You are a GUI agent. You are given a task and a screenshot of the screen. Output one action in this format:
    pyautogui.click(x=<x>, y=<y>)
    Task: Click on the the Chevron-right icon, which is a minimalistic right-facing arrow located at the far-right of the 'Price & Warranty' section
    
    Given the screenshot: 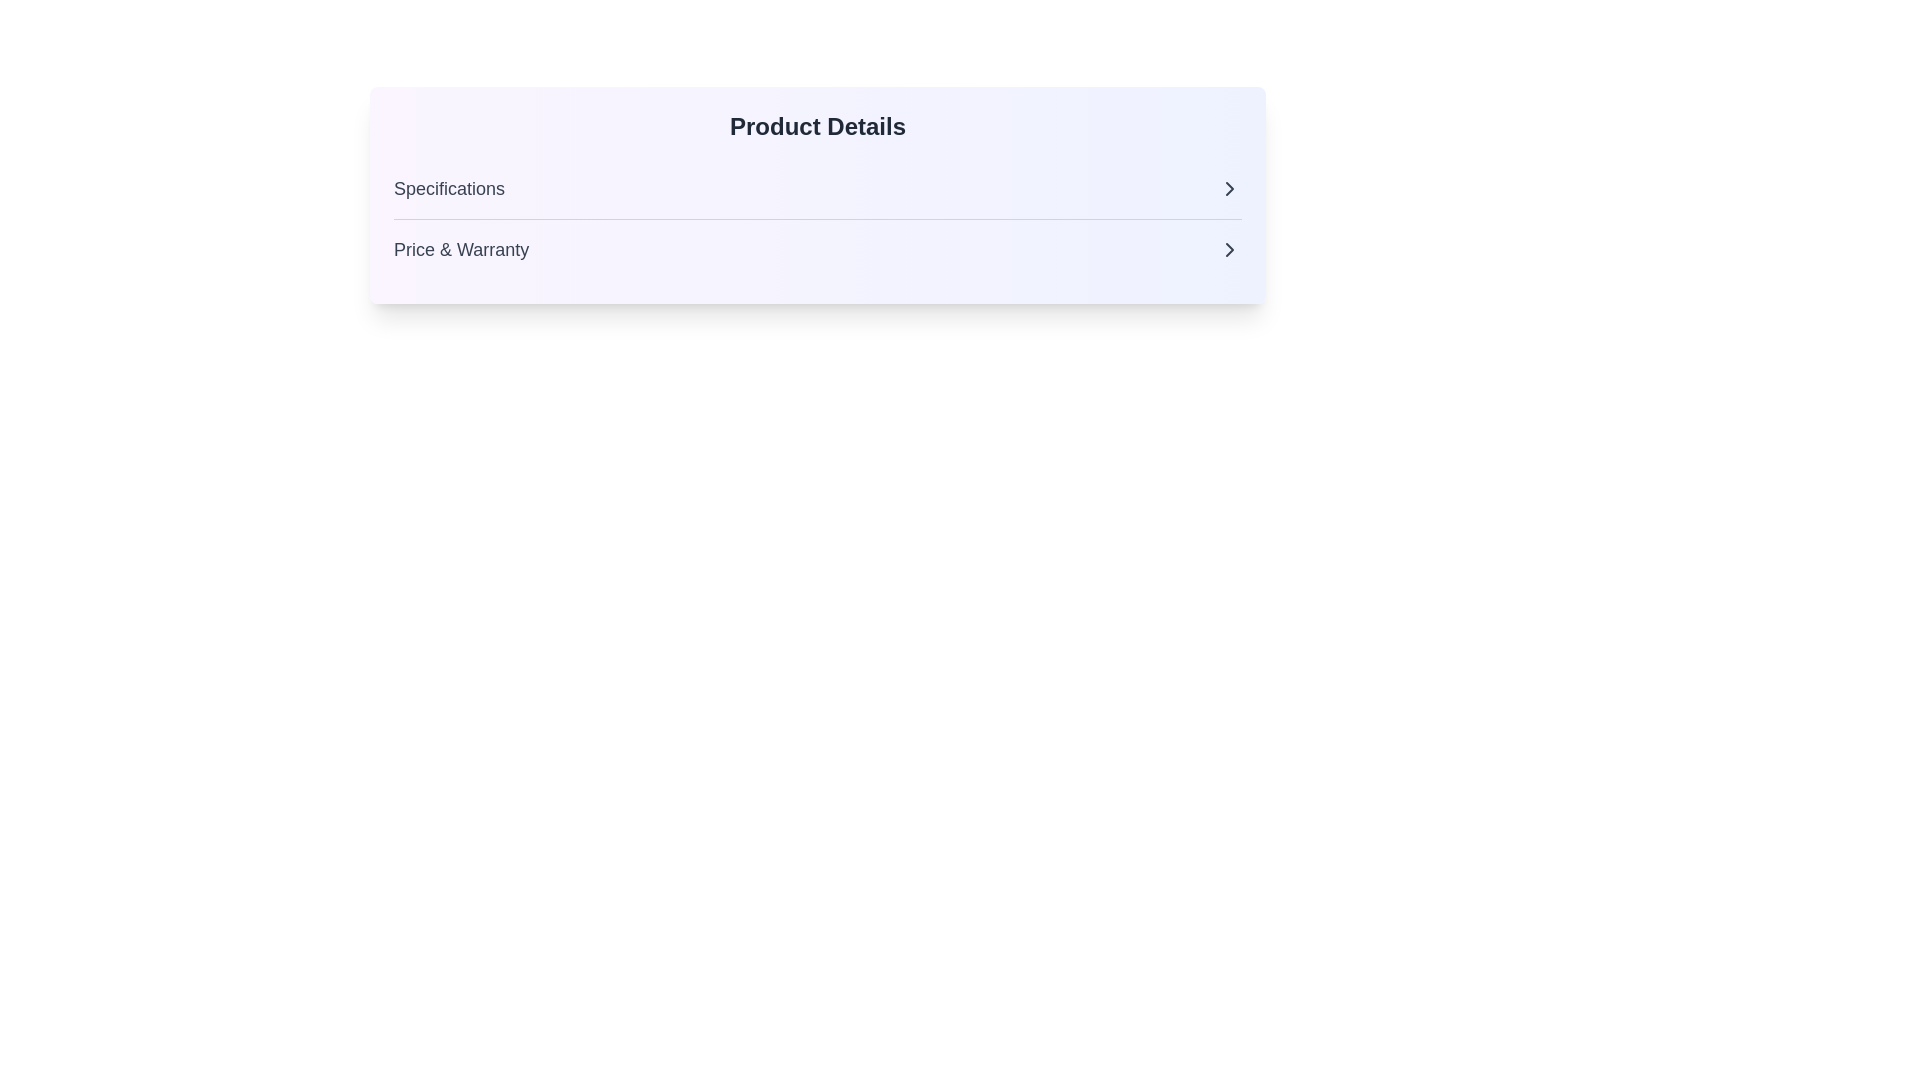 What is the action you would take?
    pyautogui.click(x=1228, y=249)
    